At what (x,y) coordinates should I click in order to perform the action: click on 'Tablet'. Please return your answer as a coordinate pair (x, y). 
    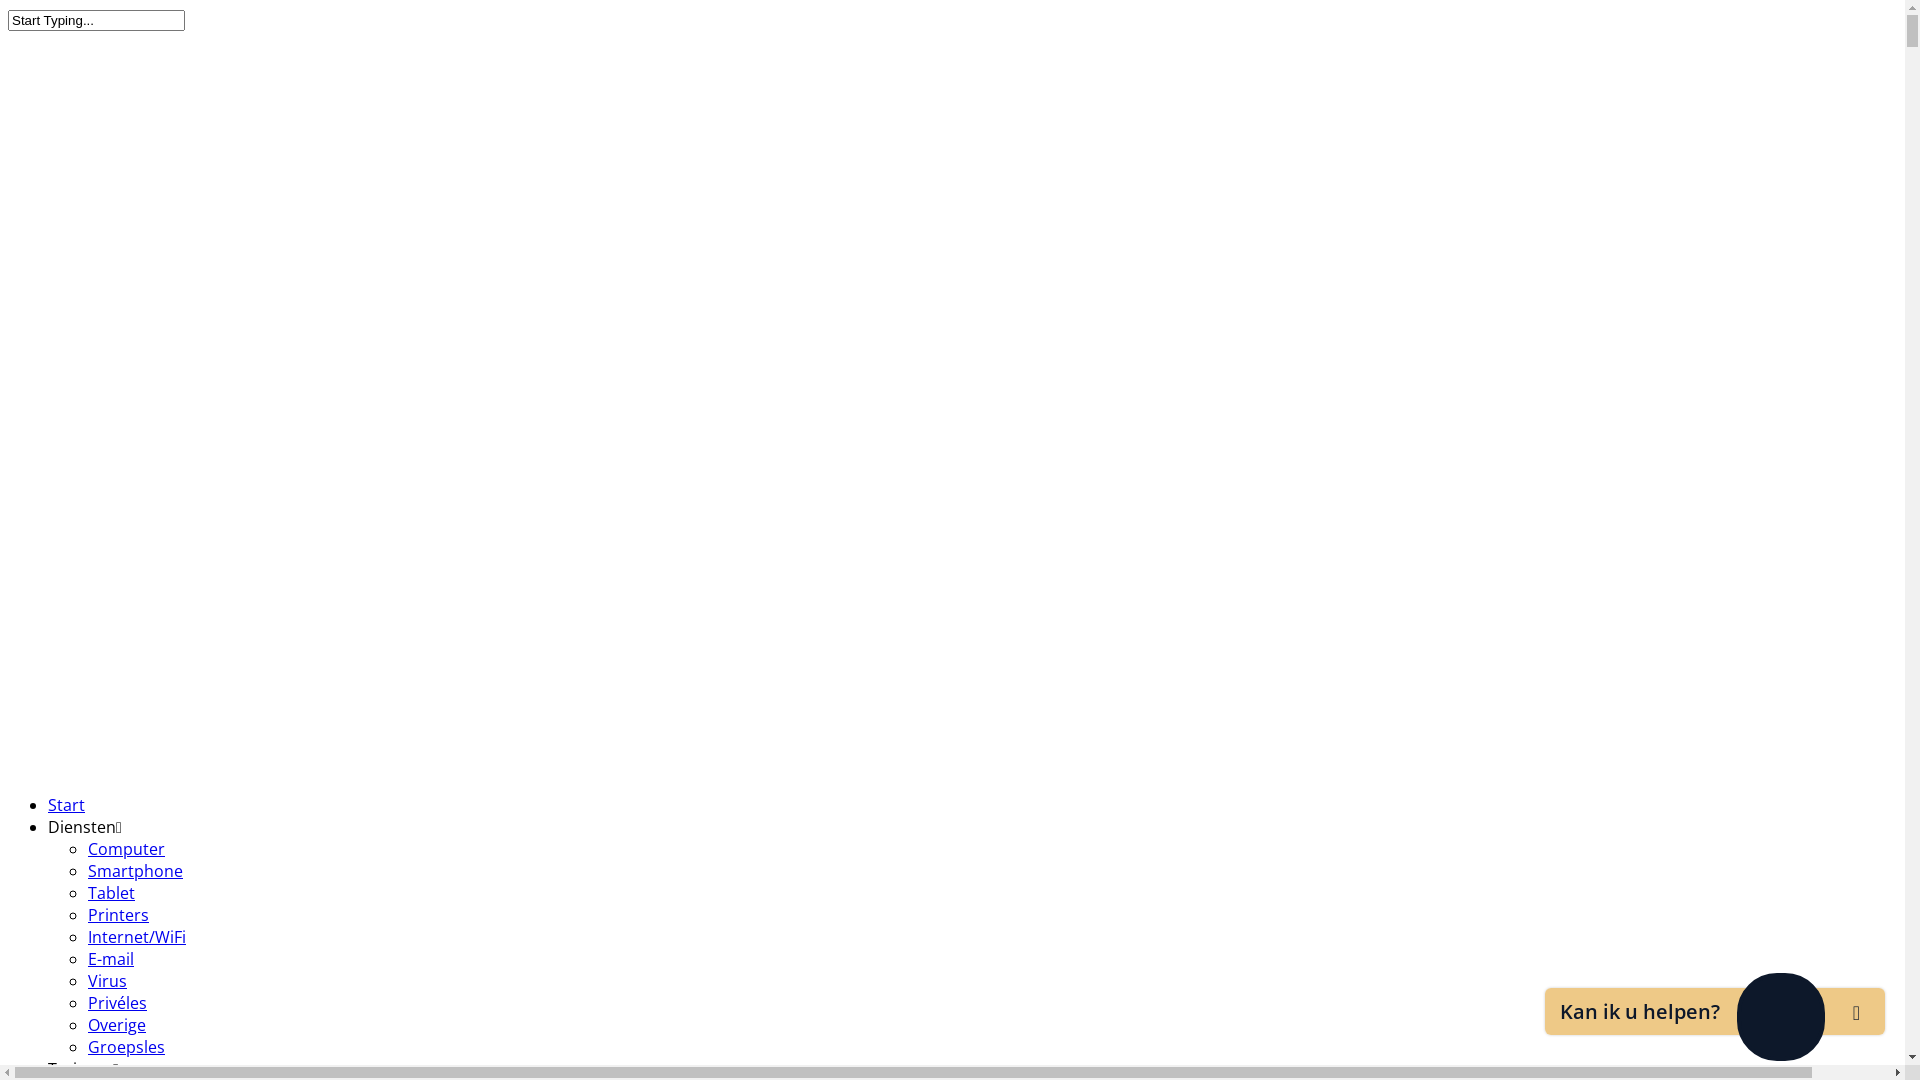
    Looking at the image, I should click on (86, 892).